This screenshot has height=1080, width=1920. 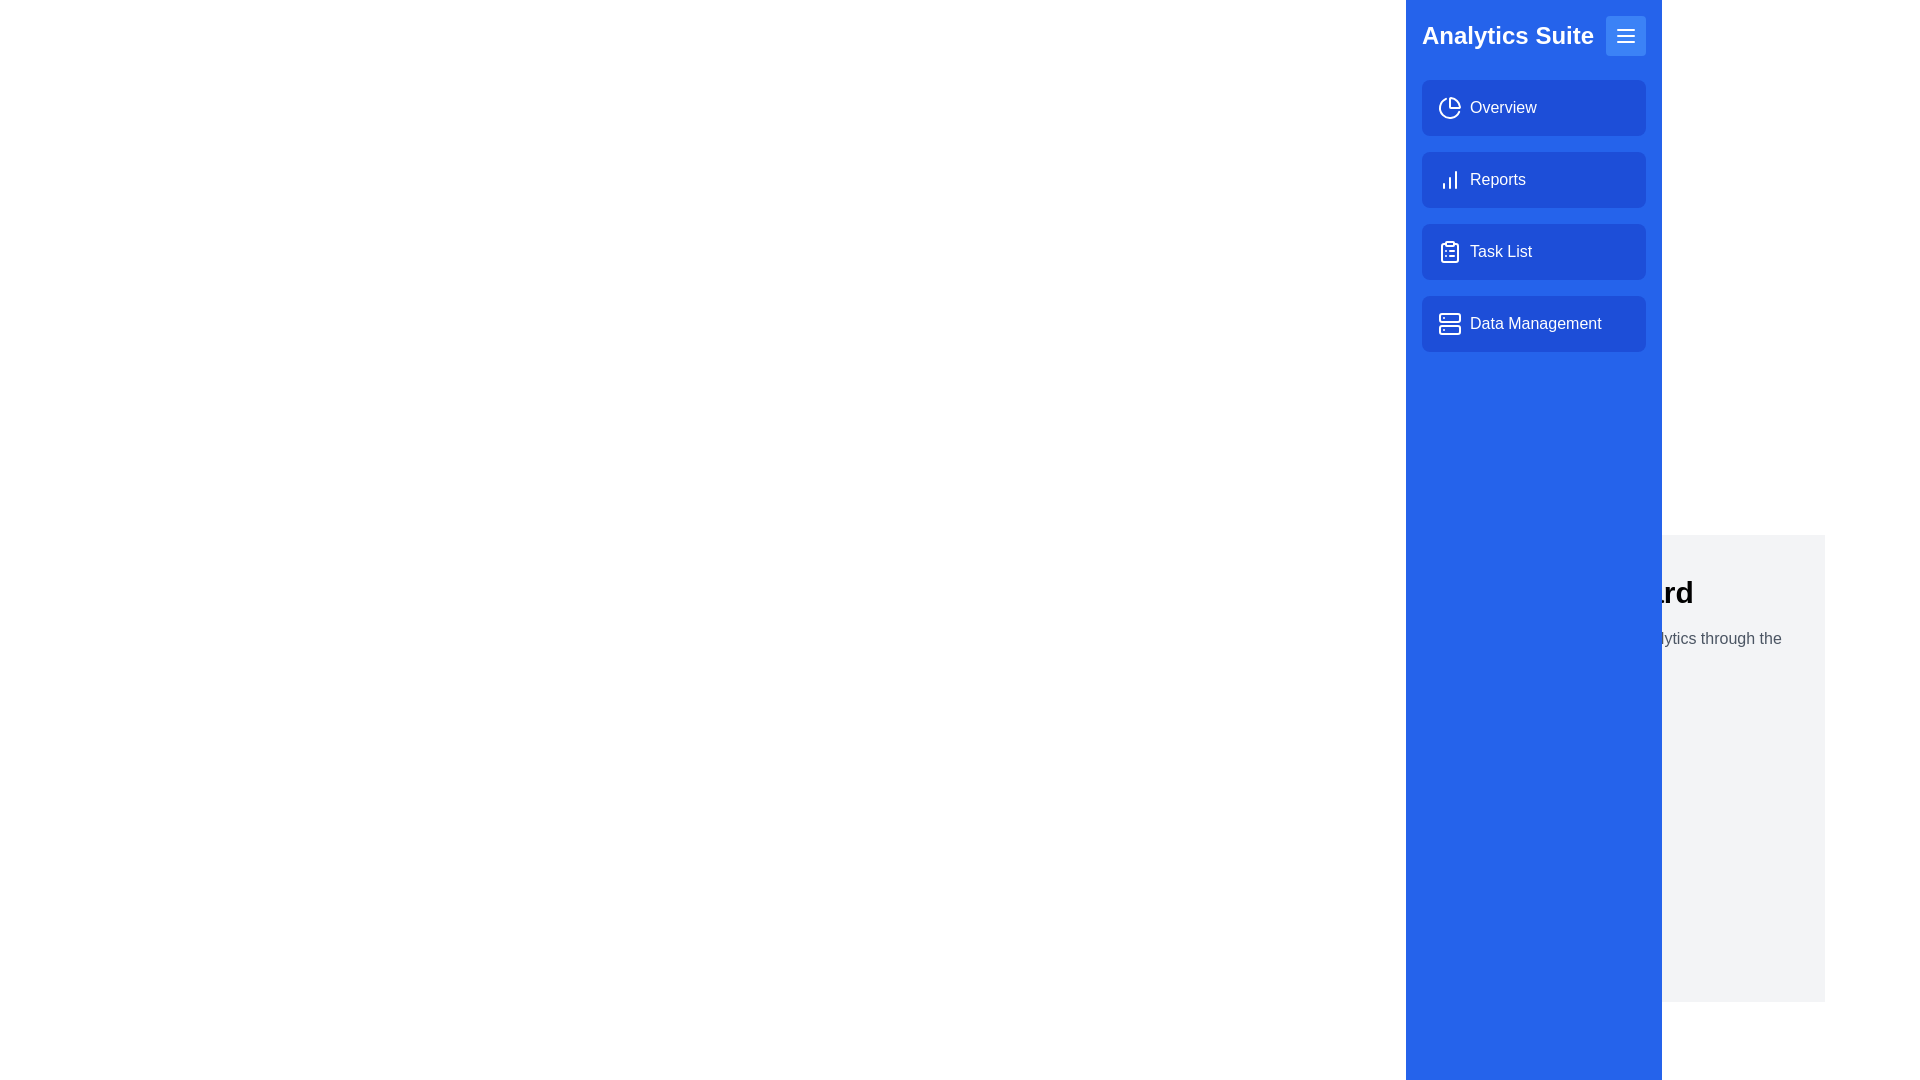 What do you see at coordinates (1615, 592) in the screenshot?
I see `the text element Dashboard for interaction` at bounding box center [1615, 592].